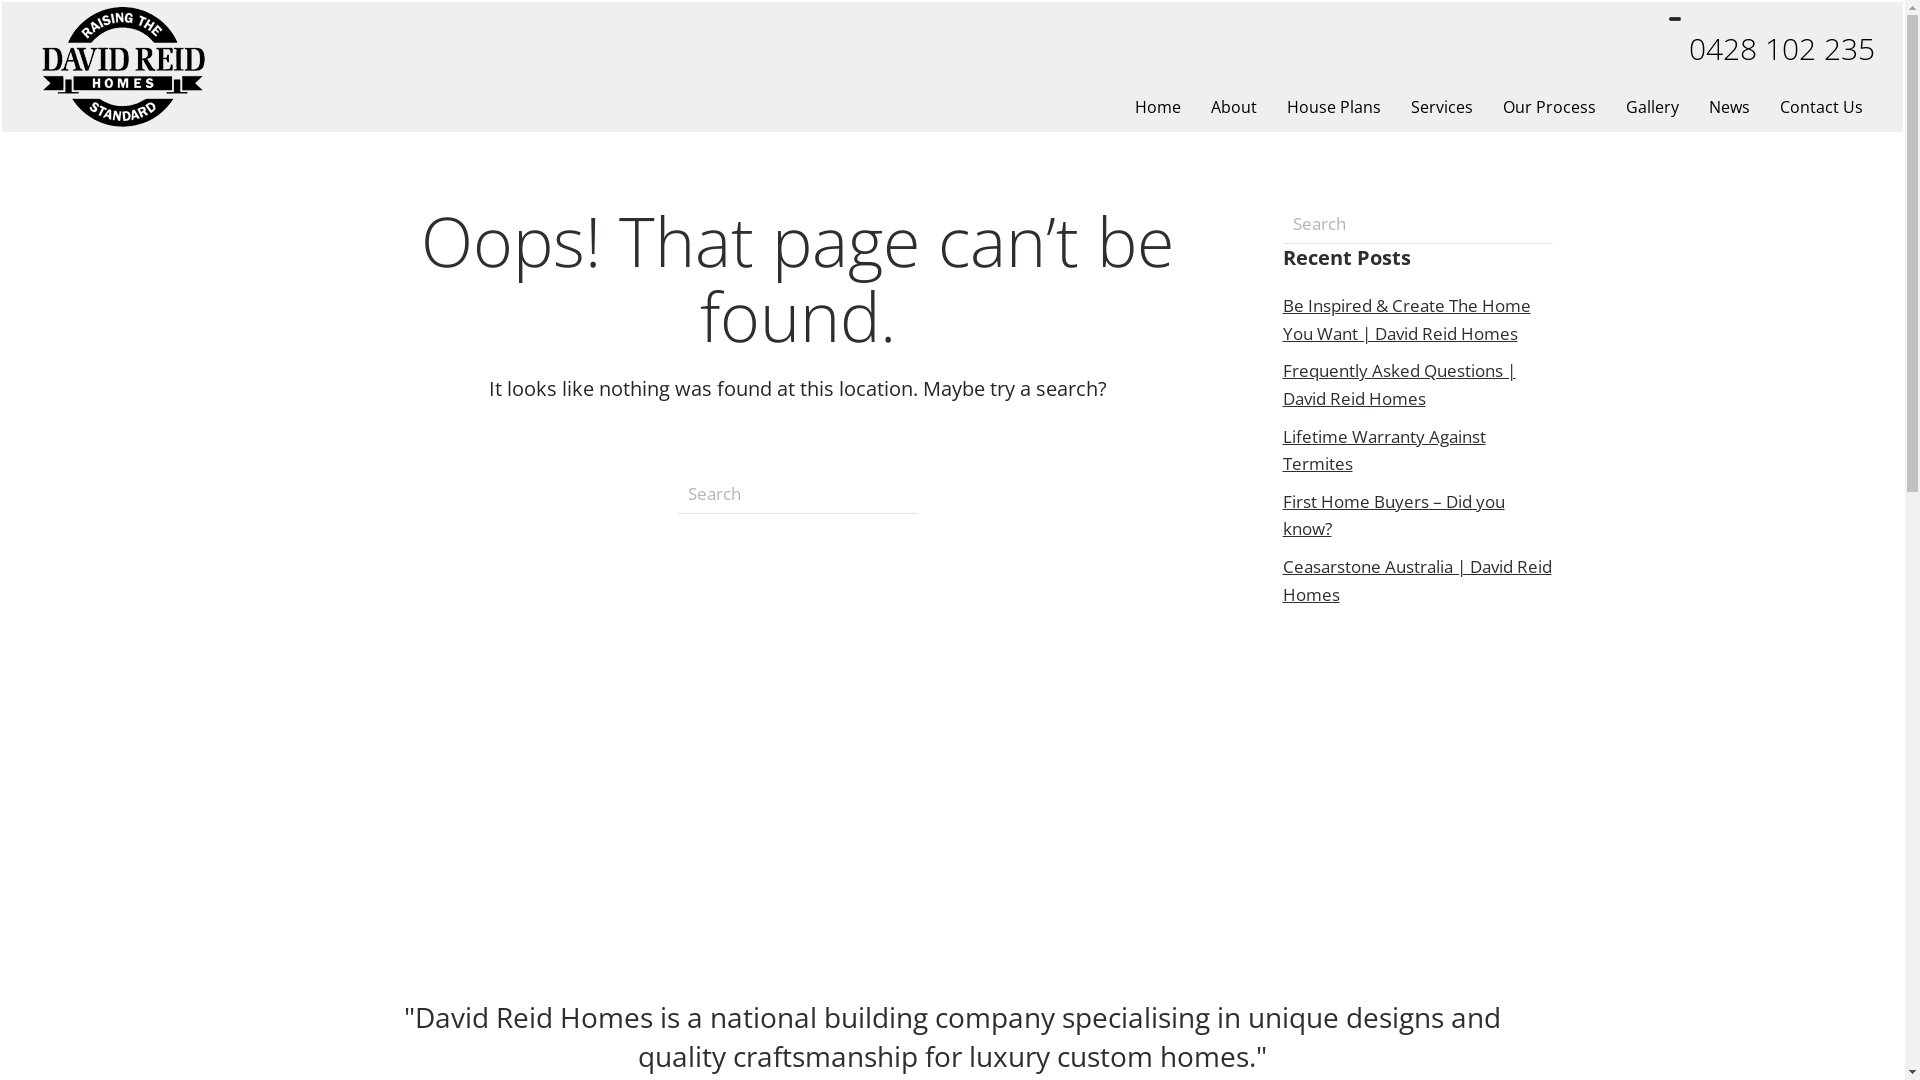 The image size is (1920, 1080). Describe the element at coordinates (1405, 318) in the screenshot. I see `'Be Inspired & Create The Home You Want | David Reid Homes'` at that location.